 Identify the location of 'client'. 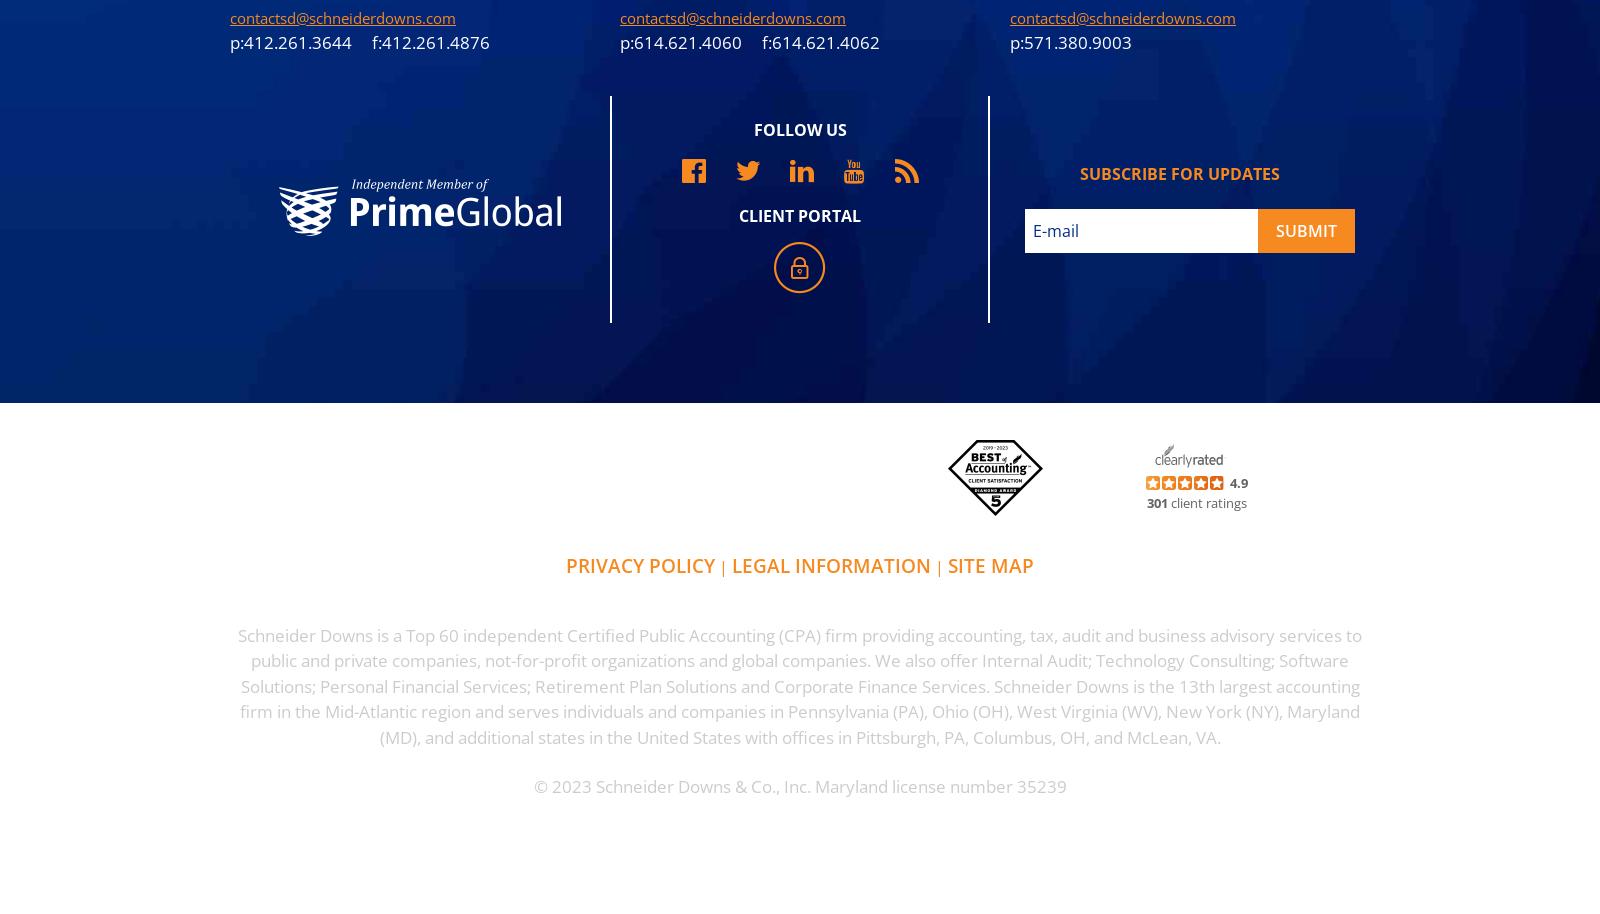
(1187, 501).